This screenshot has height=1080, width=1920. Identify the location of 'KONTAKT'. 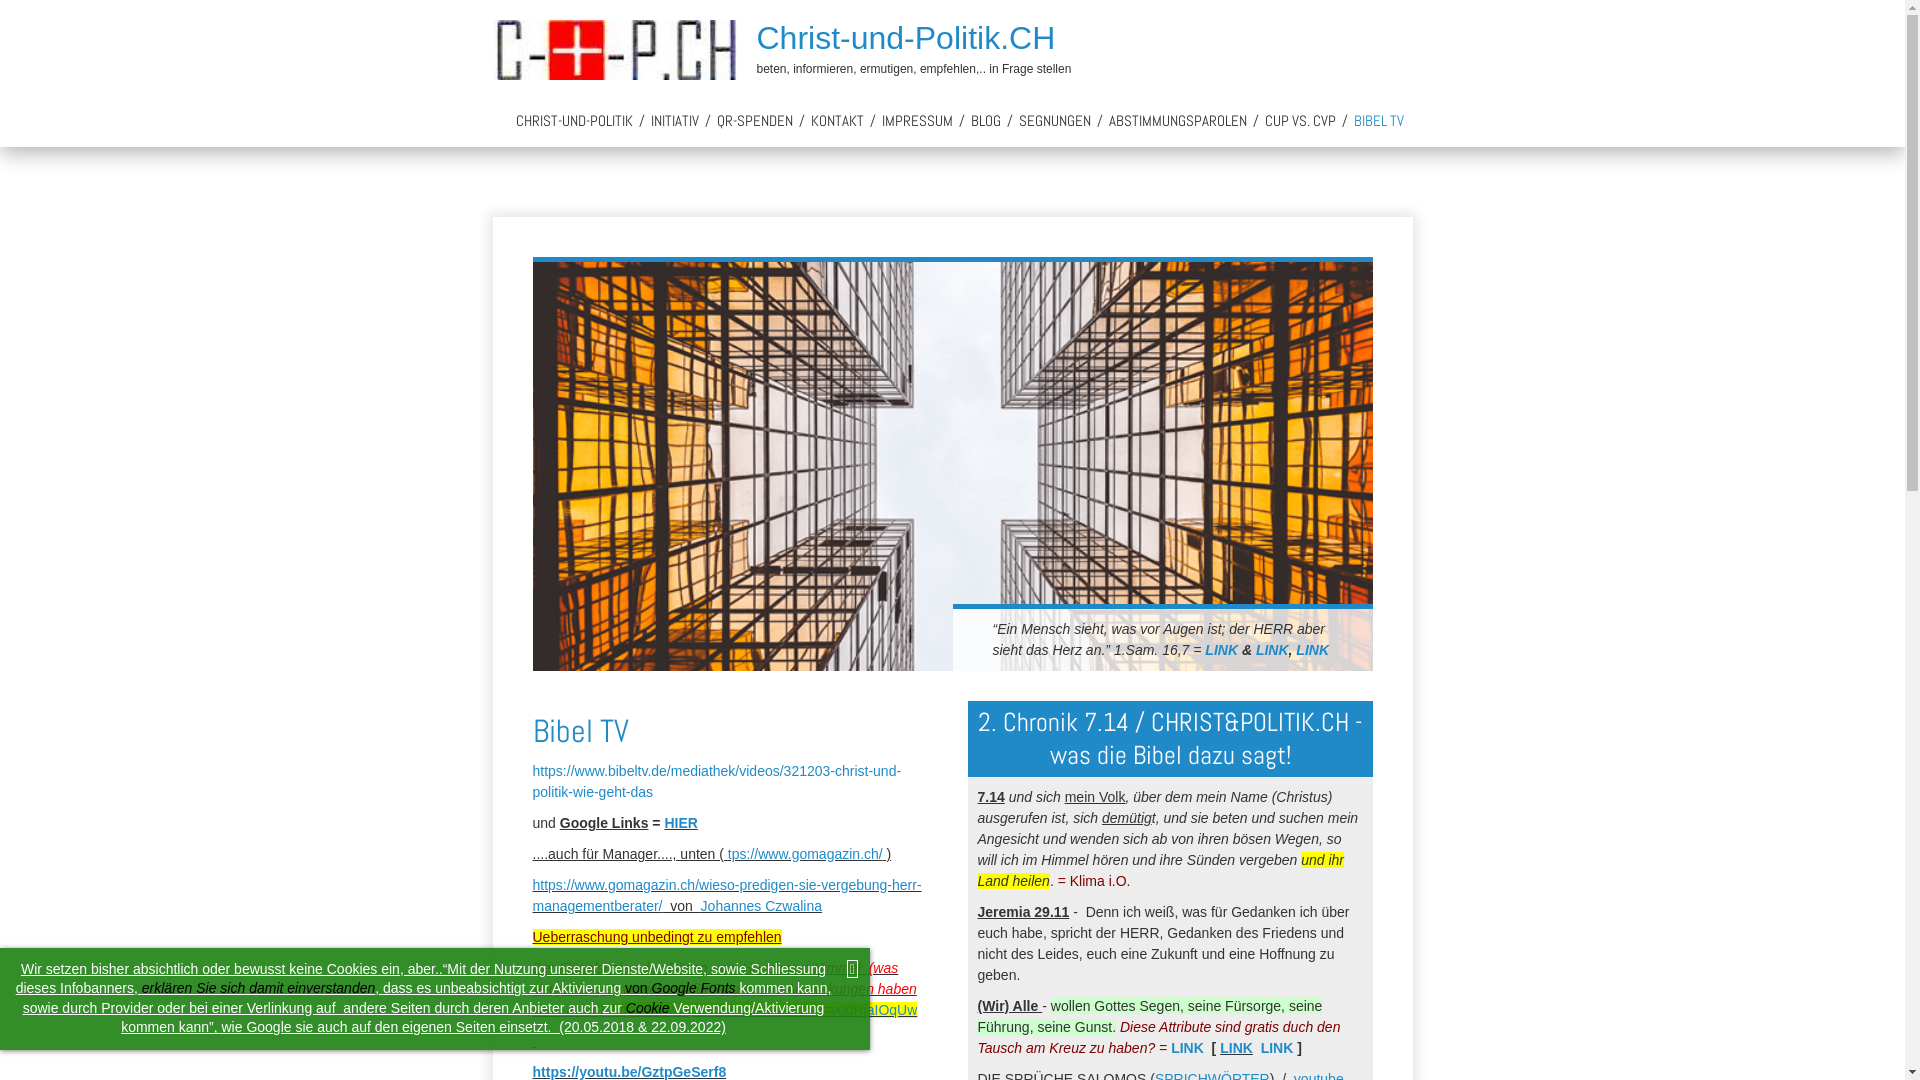
(837, 120).